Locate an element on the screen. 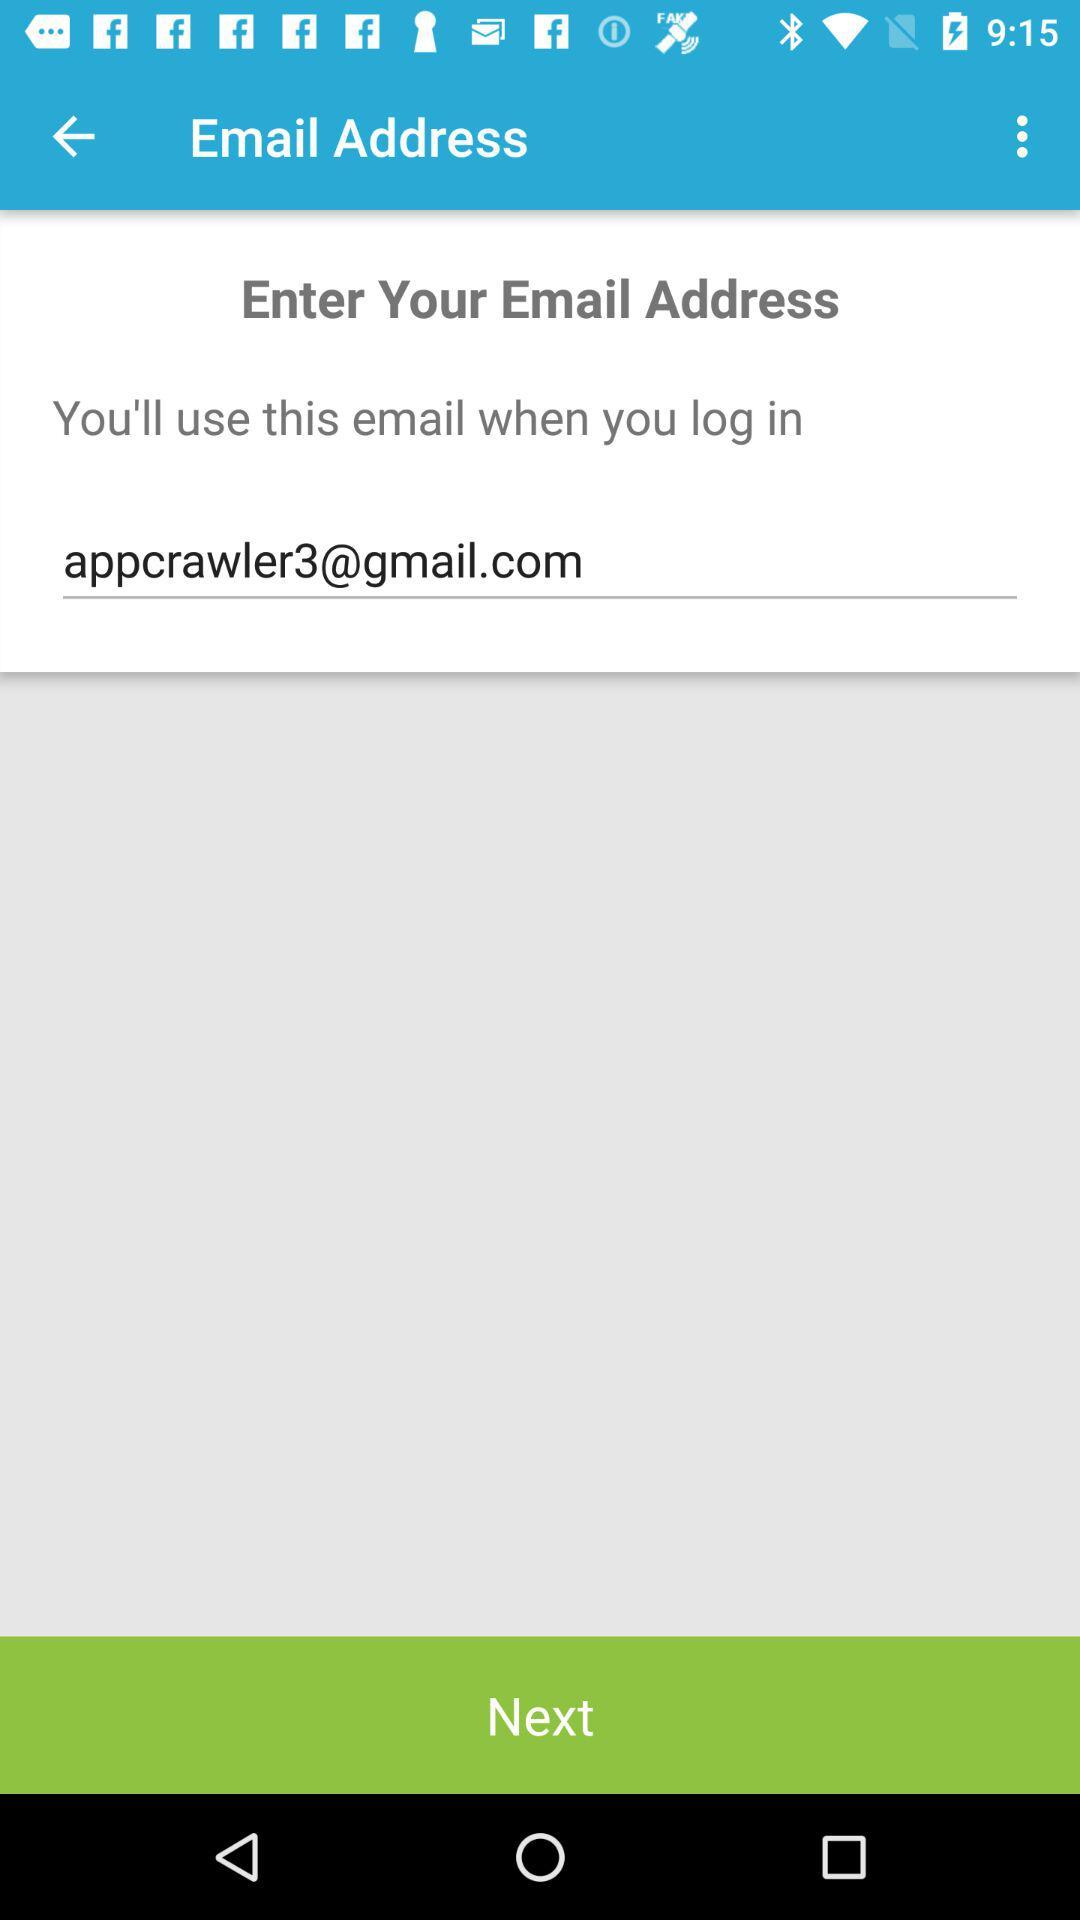 The image size is (1080, 1920). icon above the enter your email icon is located at coordinates (72, 135).